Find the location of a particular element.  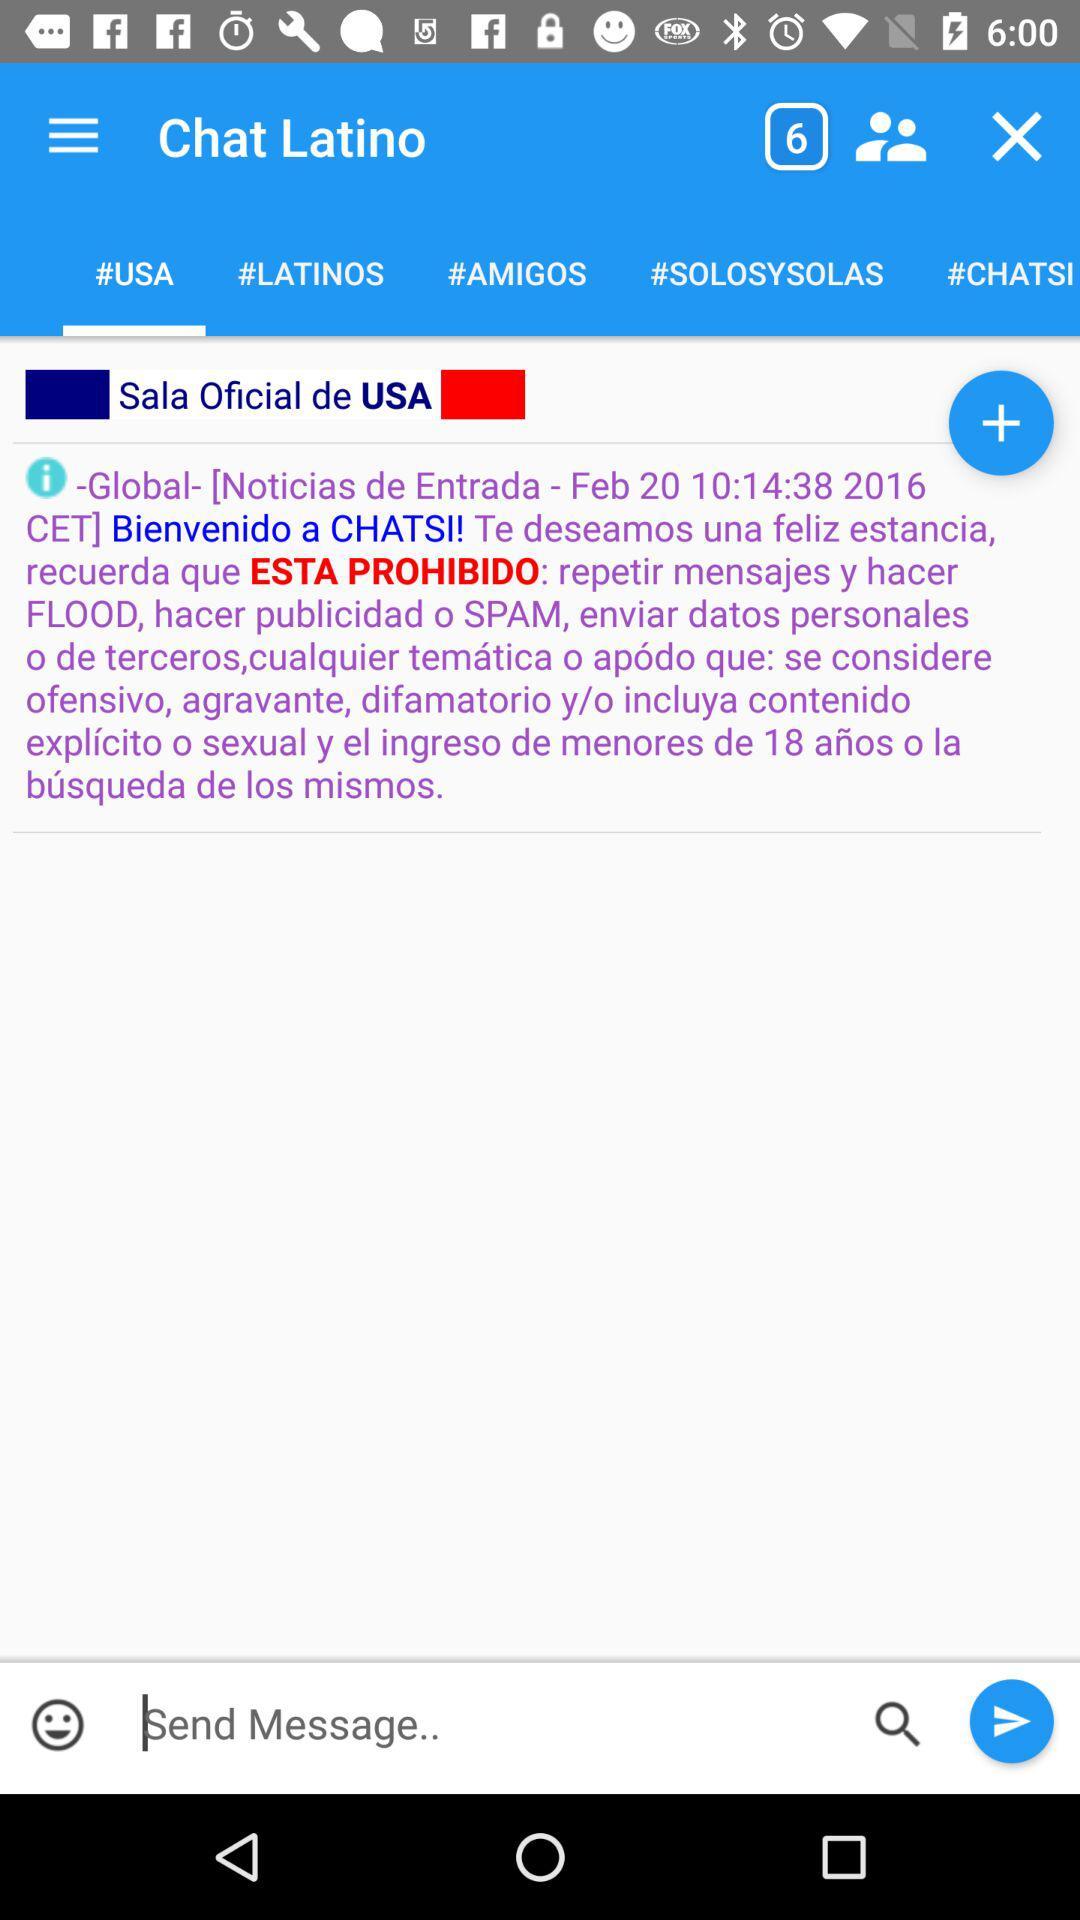

the item next to the 6 item is located at coordinates (890, 135).